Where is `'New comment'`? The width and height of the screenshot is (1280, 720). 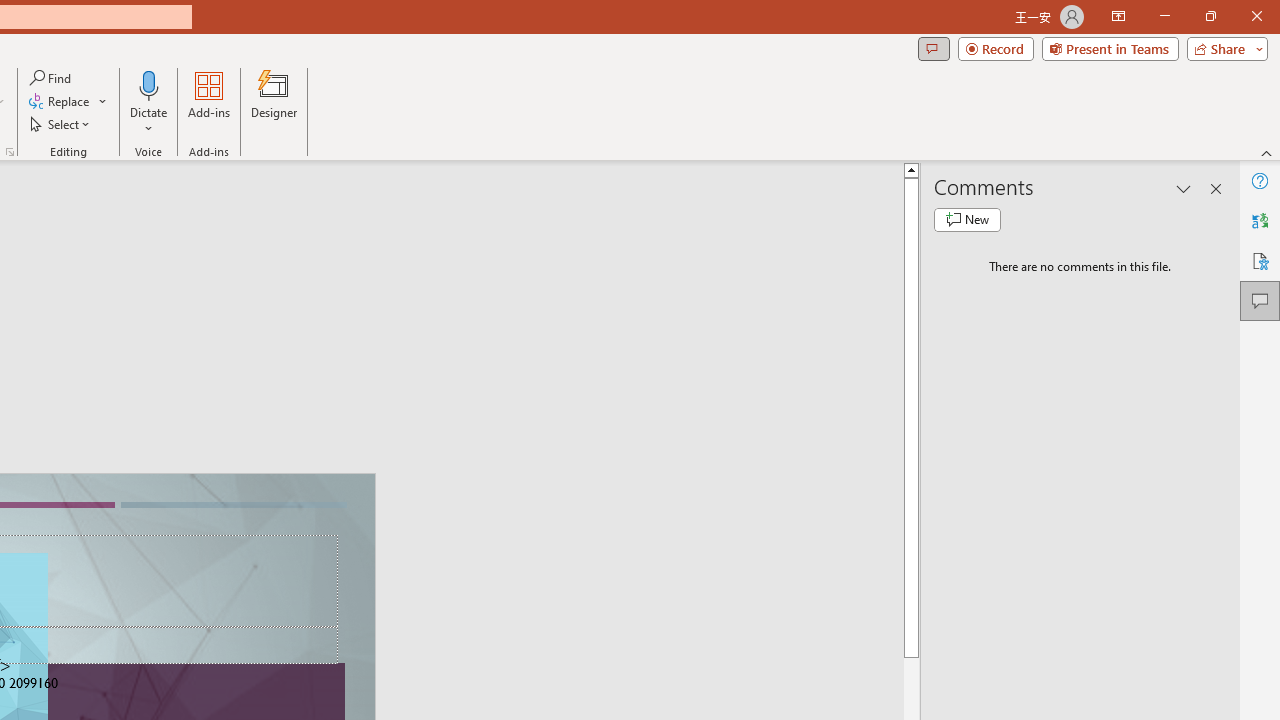 'New comment' is located at coordinates (967, 219).